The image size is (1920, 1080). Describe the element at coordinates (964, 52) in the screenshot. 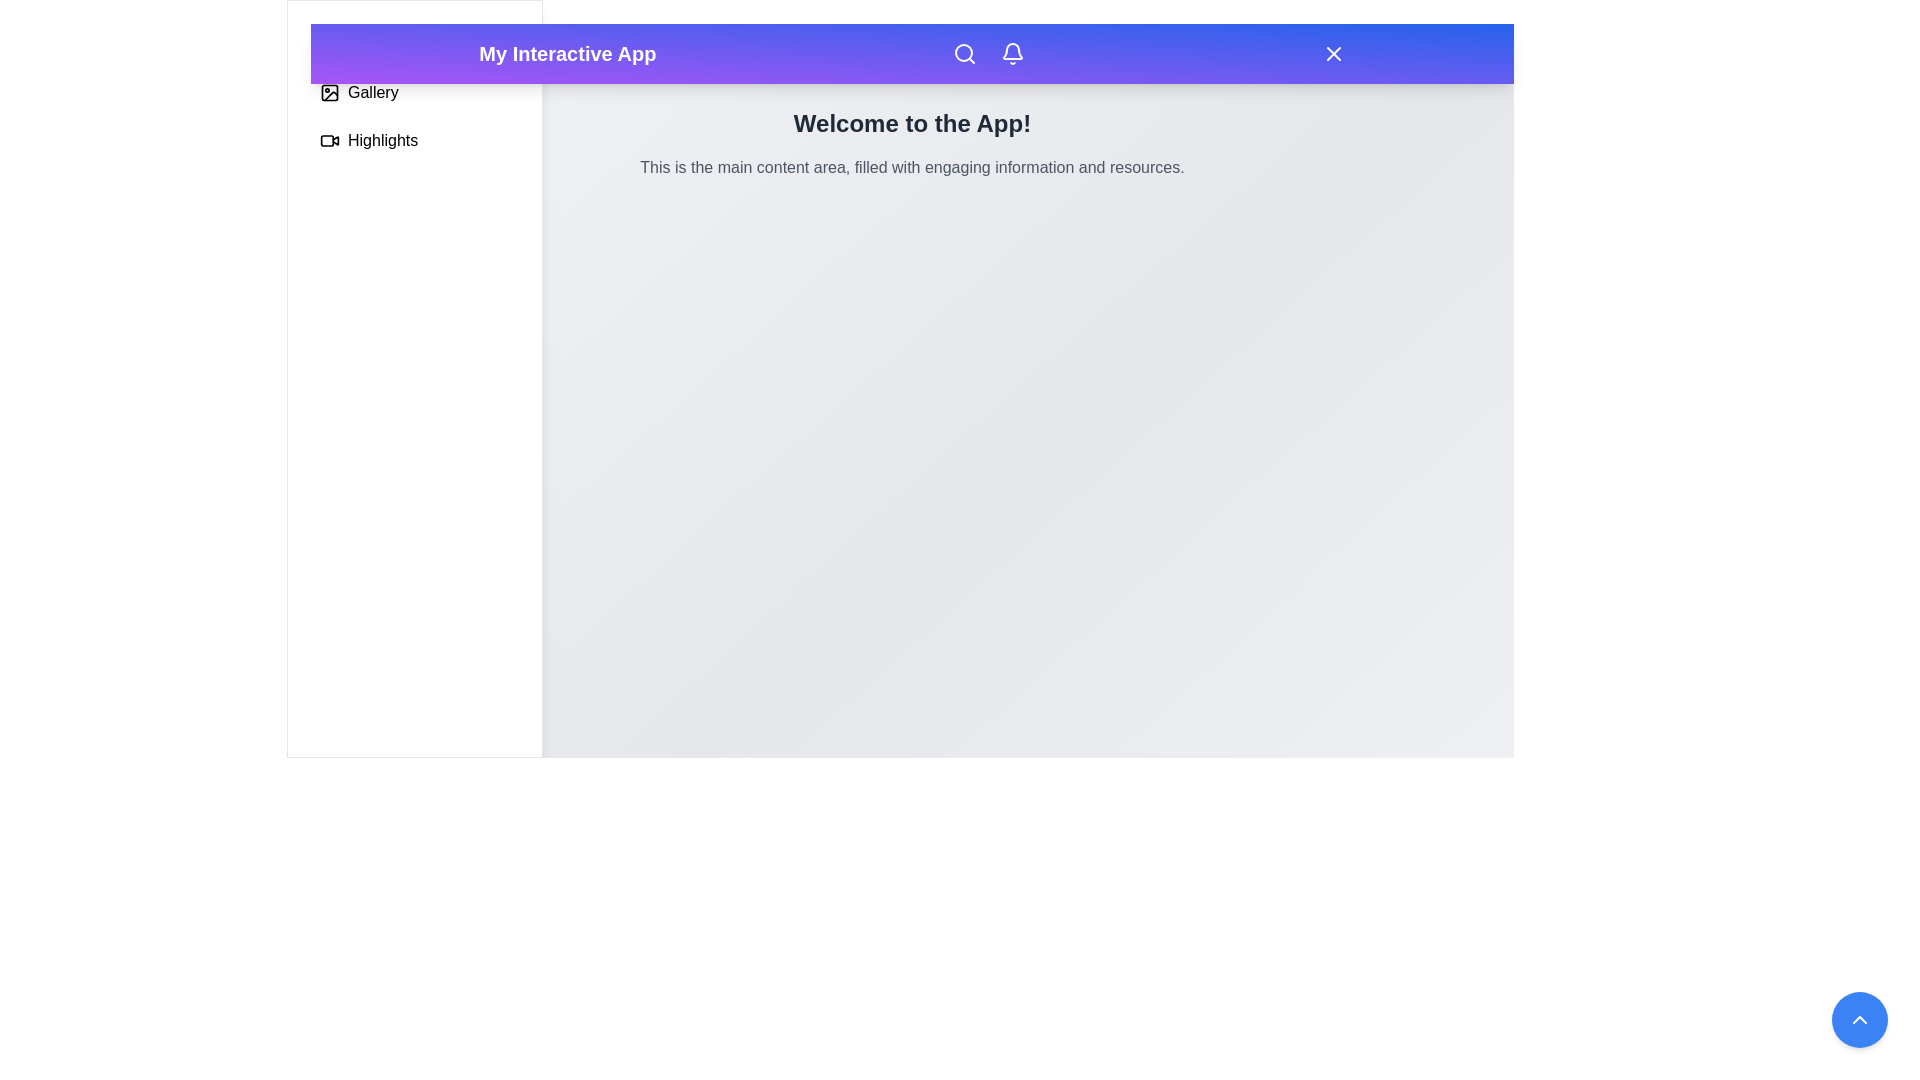

I see `the circular portion of the magnifying glass icon located in the top navigation bar, situated between a logo and other icons` at that location.